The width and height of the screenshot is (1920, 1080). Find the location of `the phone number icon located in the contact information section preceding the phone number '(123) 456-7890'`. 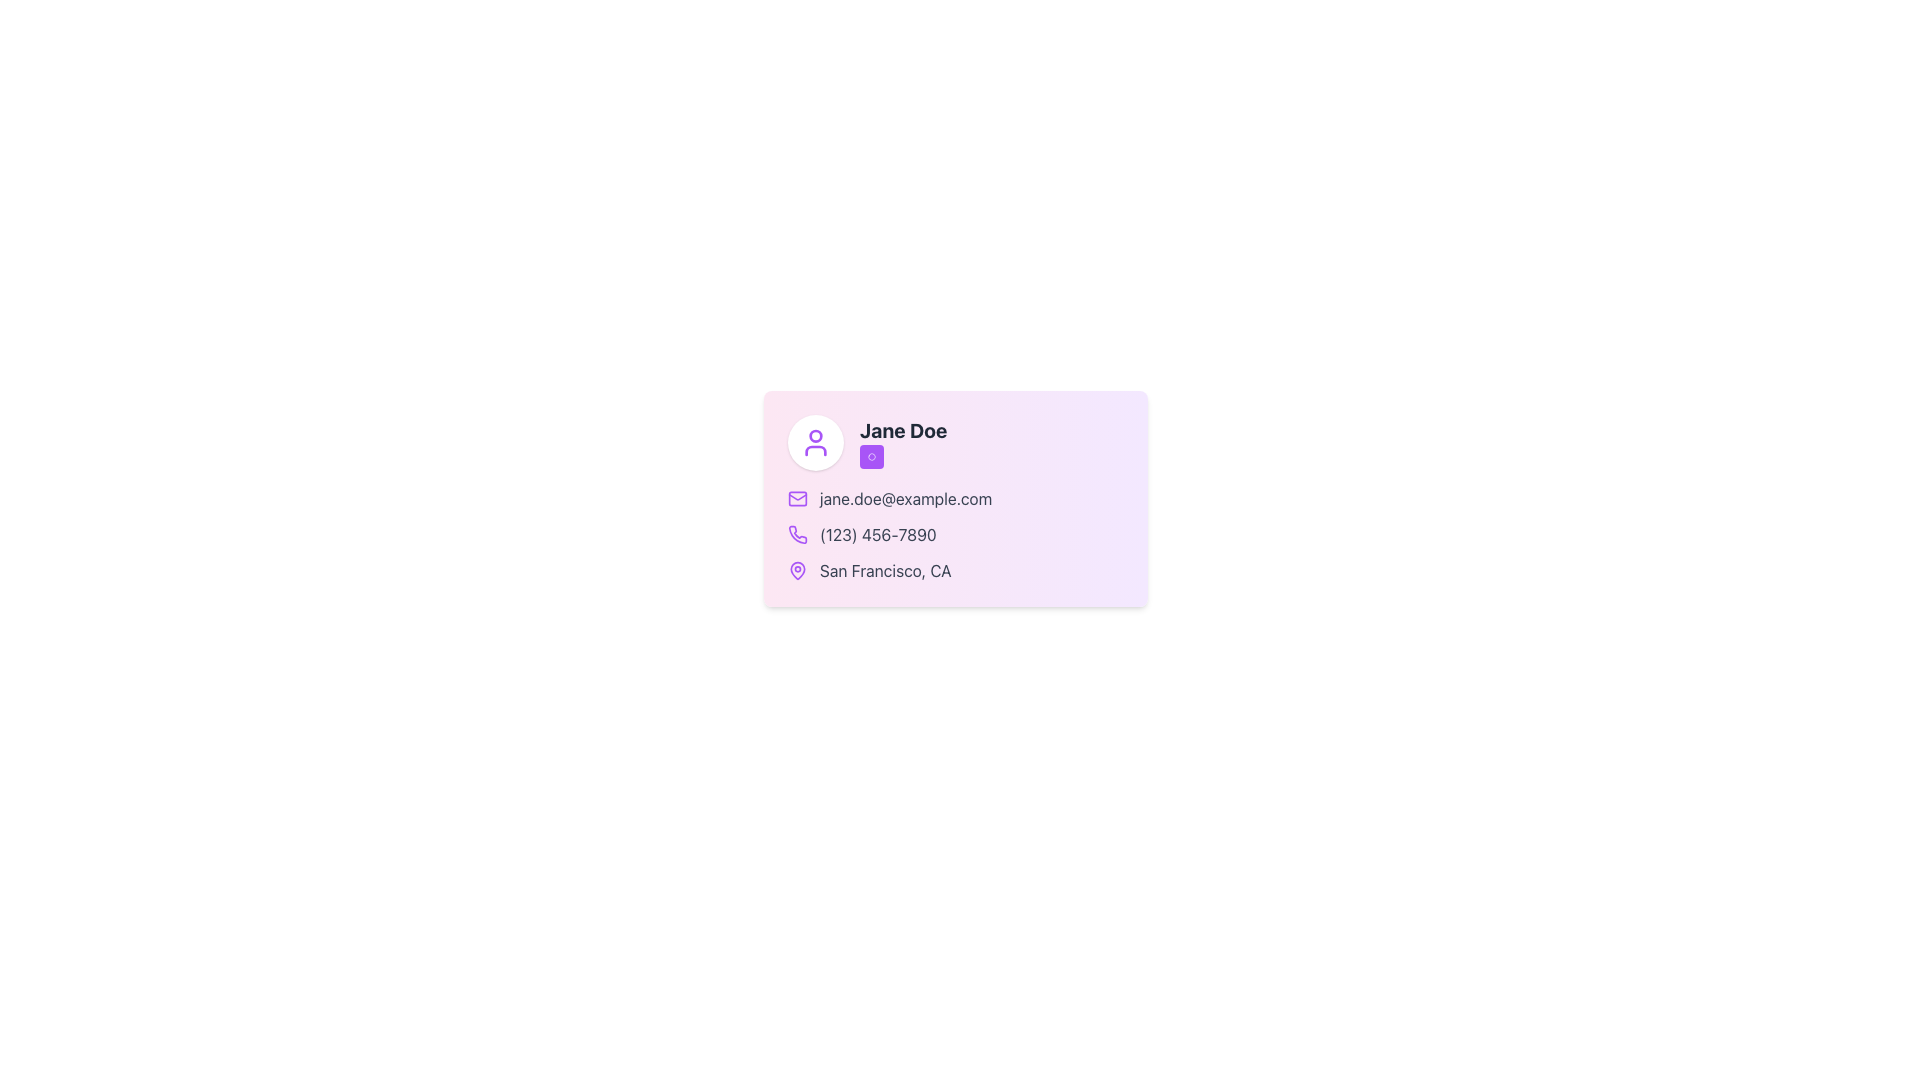

the phone number icon located in the contact information section preceding the phone number '(123) 456-7890' is located at coordinates (796, 534).